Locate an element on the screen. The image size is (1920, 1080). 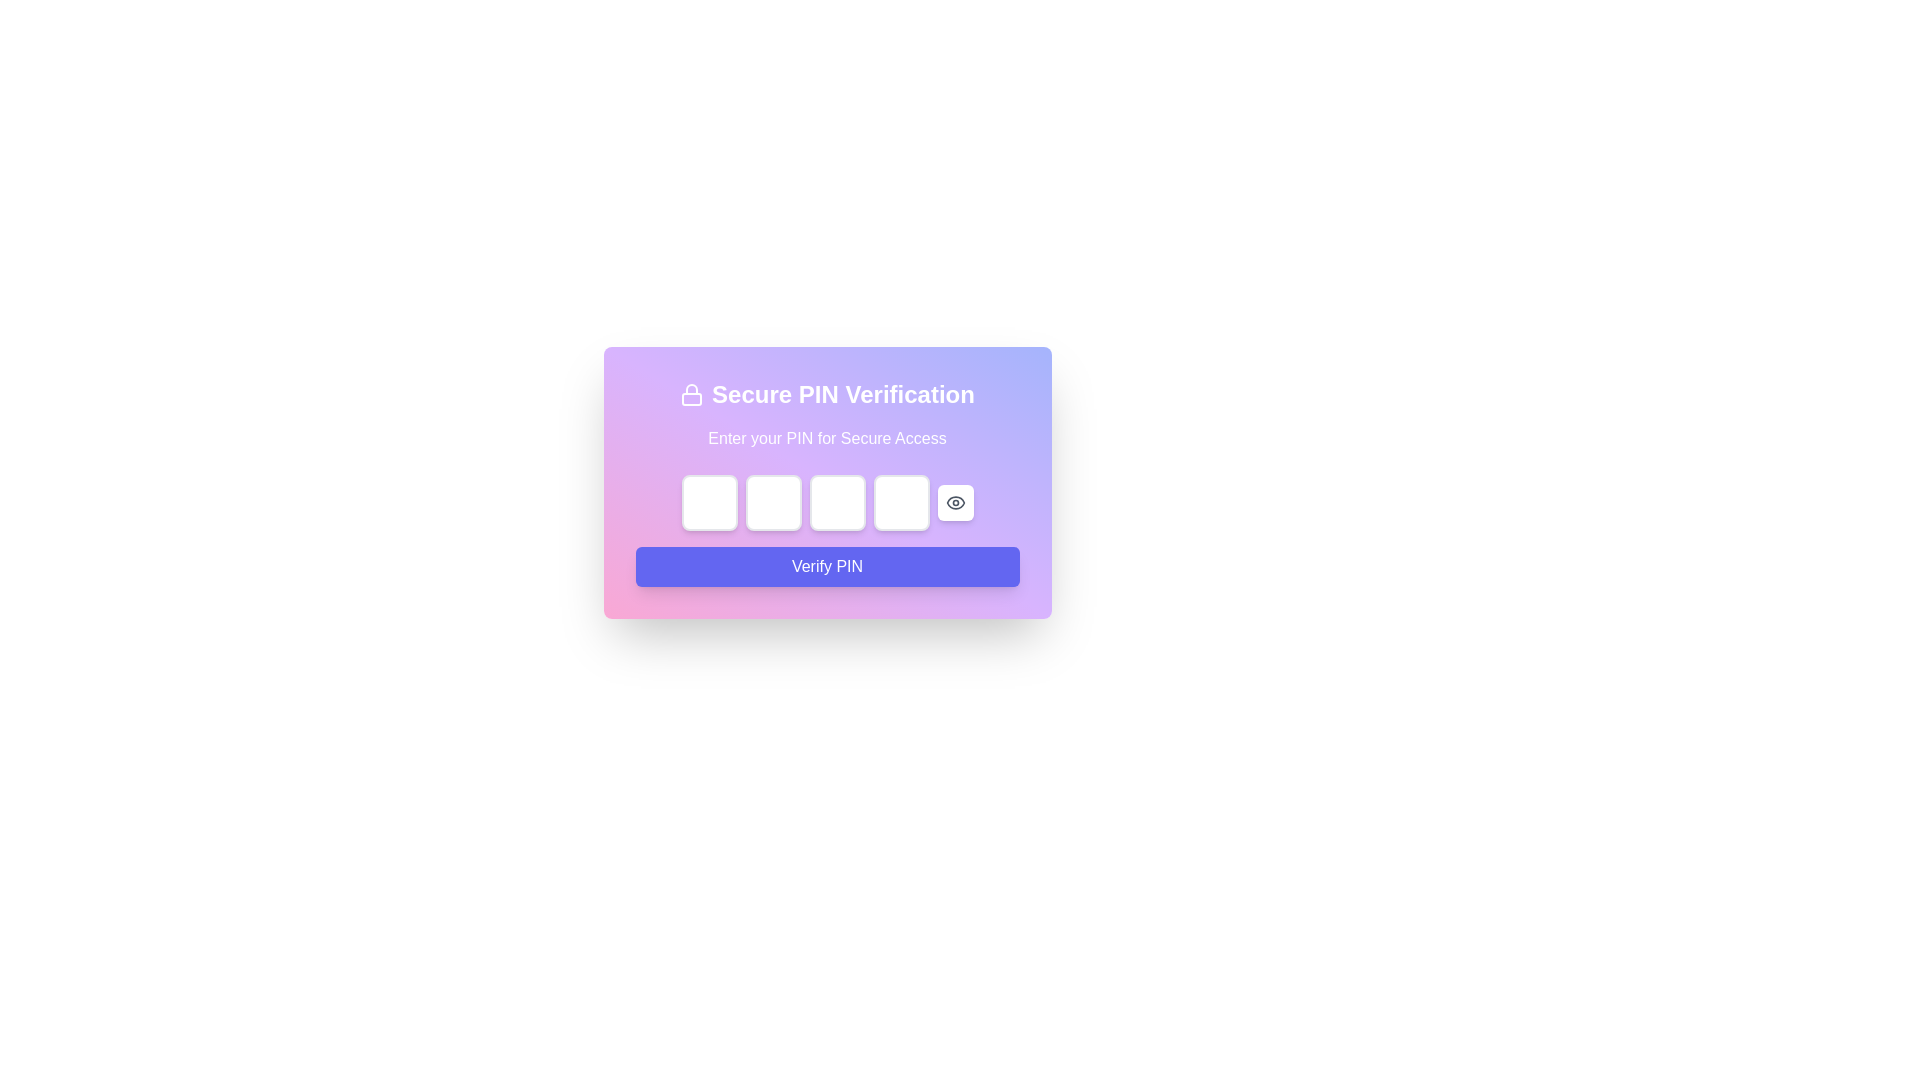
the Password input field to set focus for typing a single character for PIN verification is located at coordinates (709, 501).